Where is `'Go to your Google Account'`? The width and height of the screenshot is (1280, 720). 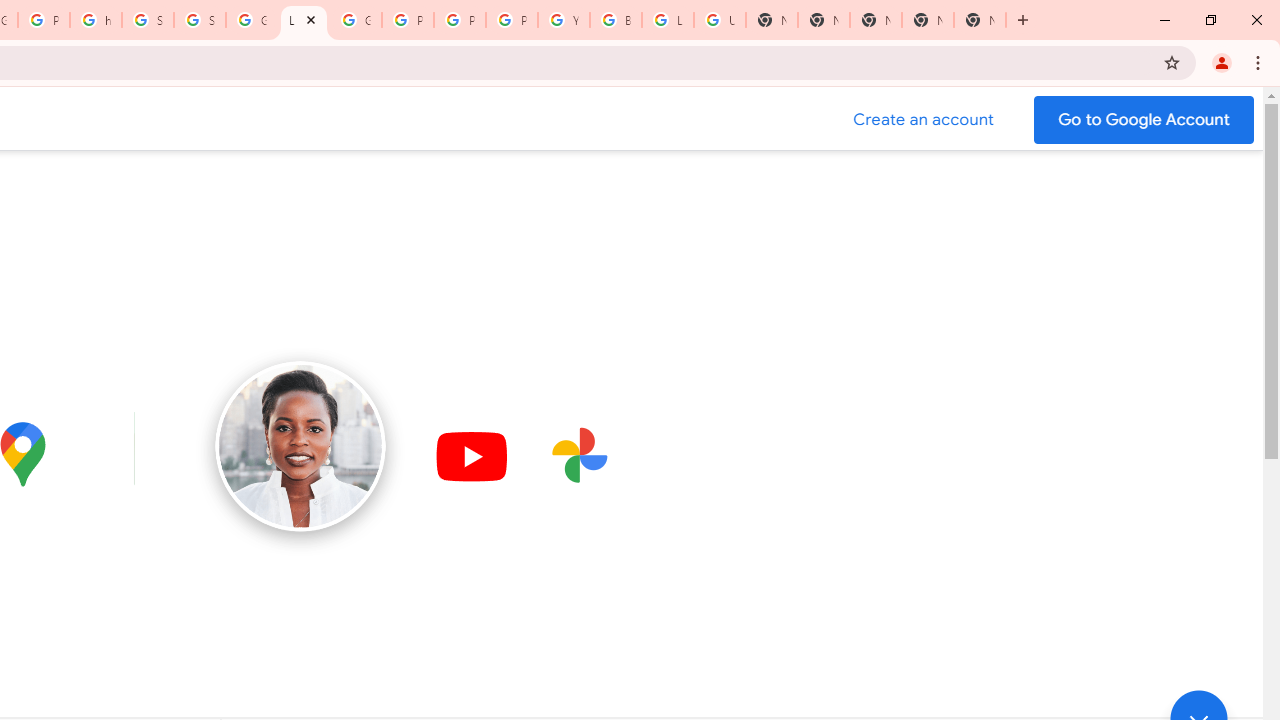 'Go to your Google Account' is located at coordinates (1144, 119).